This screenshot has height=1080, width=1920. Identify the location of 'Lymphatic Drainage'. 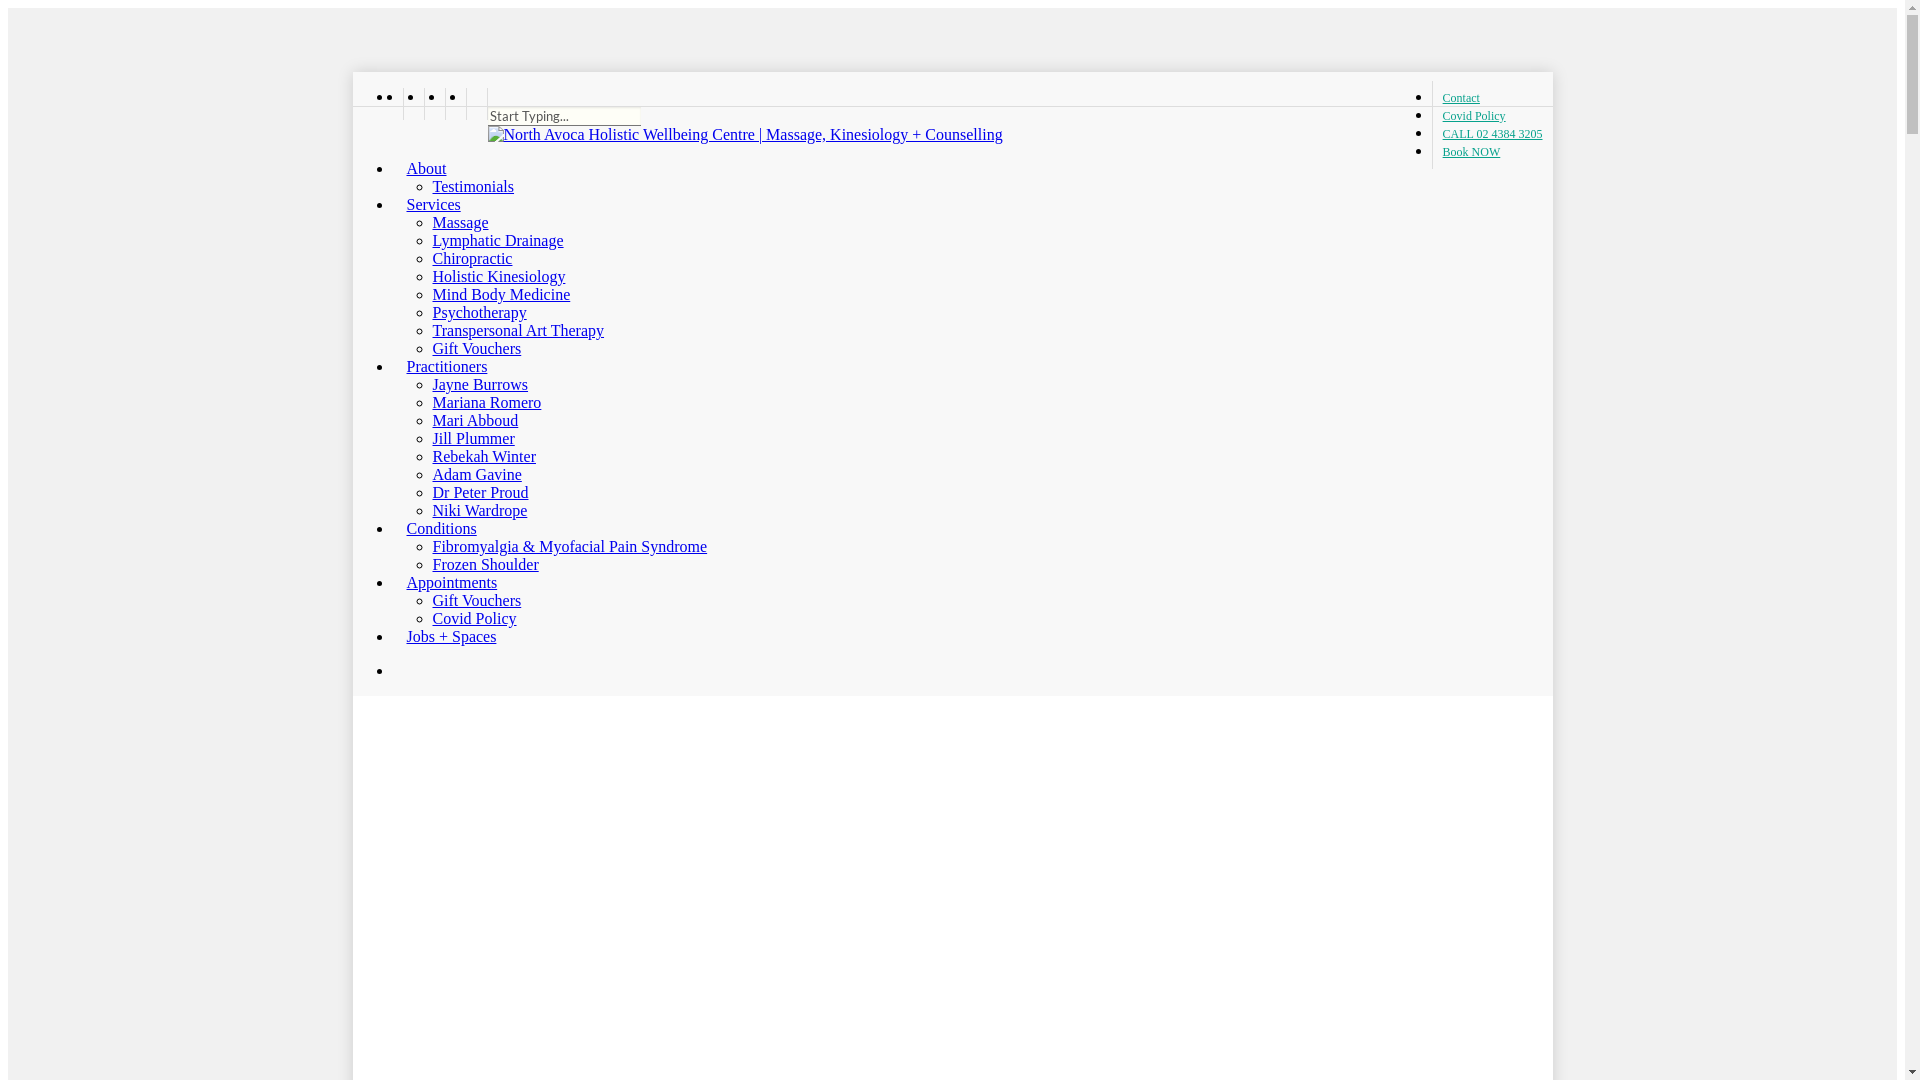
(497, 239).